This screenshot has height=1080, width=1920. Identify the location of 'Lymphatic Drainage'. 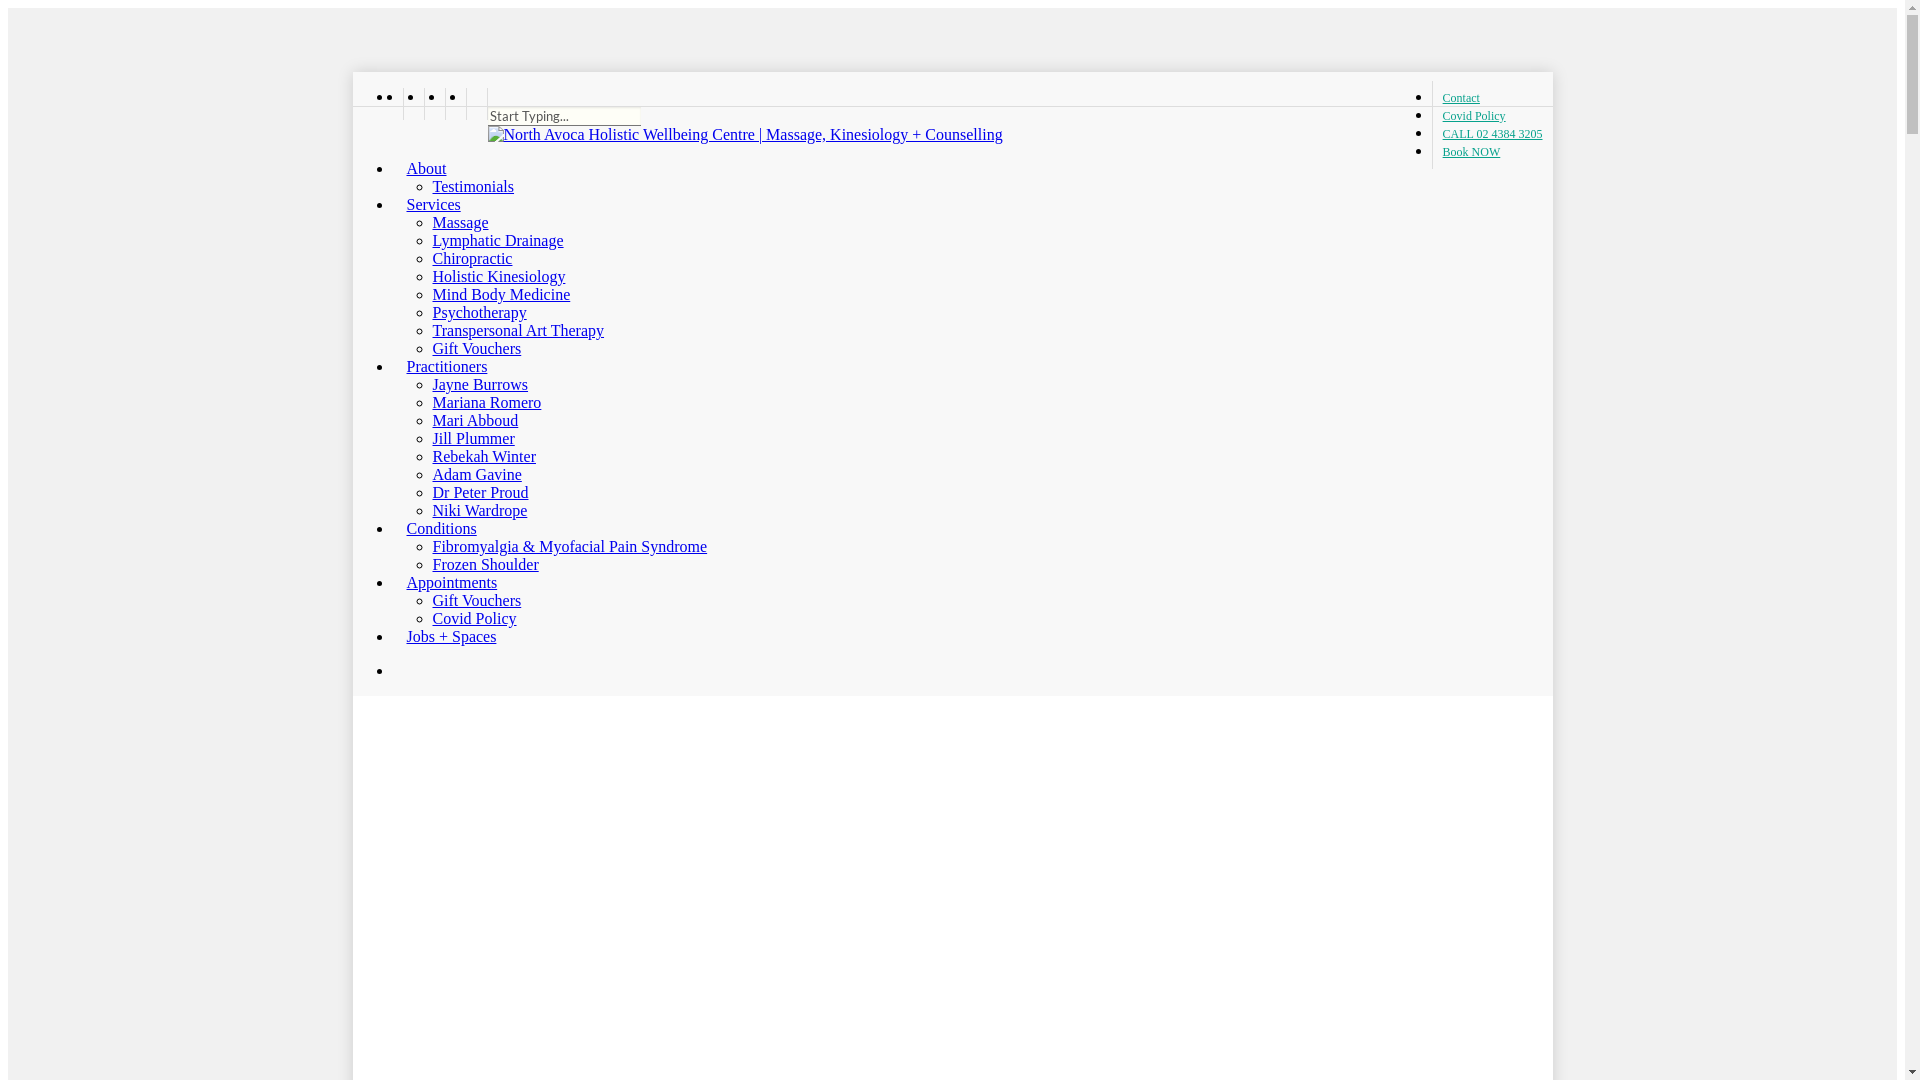
(497, 239).